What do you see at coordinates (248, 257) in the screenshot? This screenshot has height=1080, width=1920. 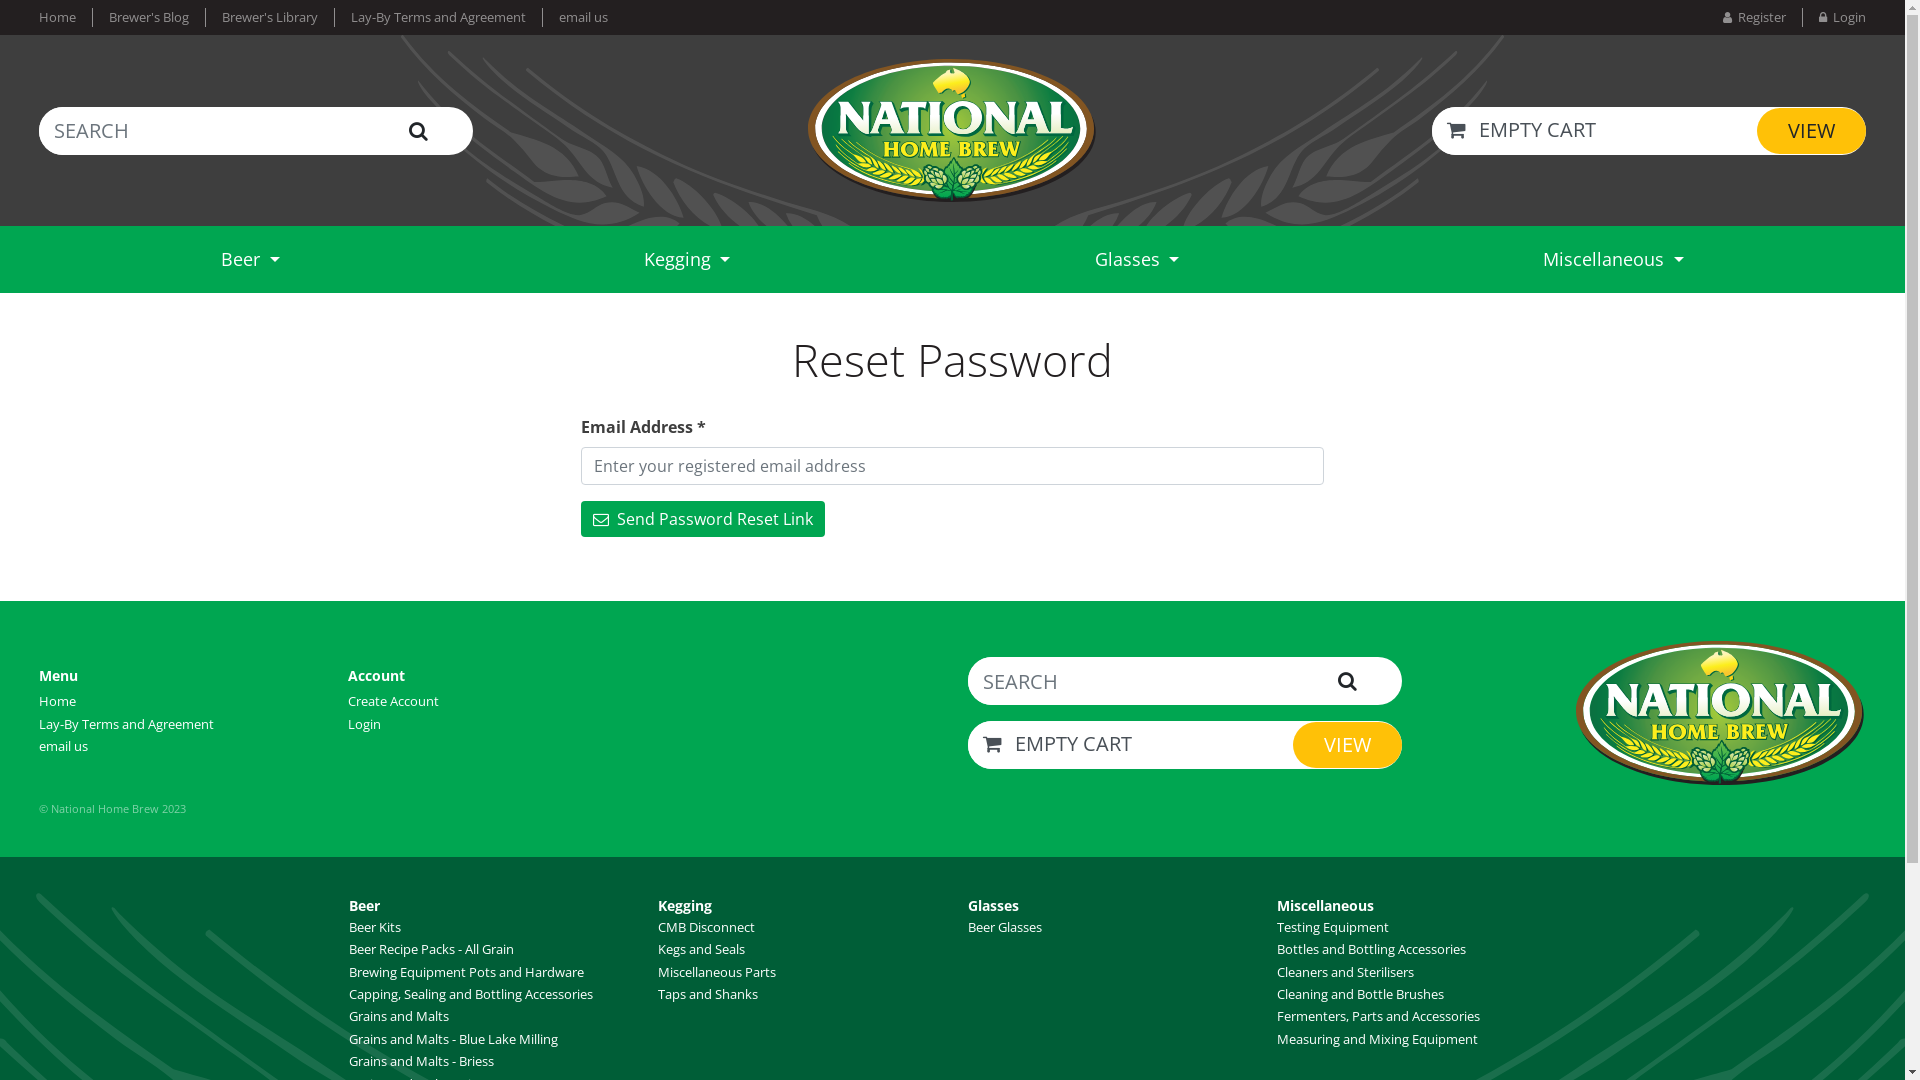 I see `'Beer'` at bounding box center [248, 257].